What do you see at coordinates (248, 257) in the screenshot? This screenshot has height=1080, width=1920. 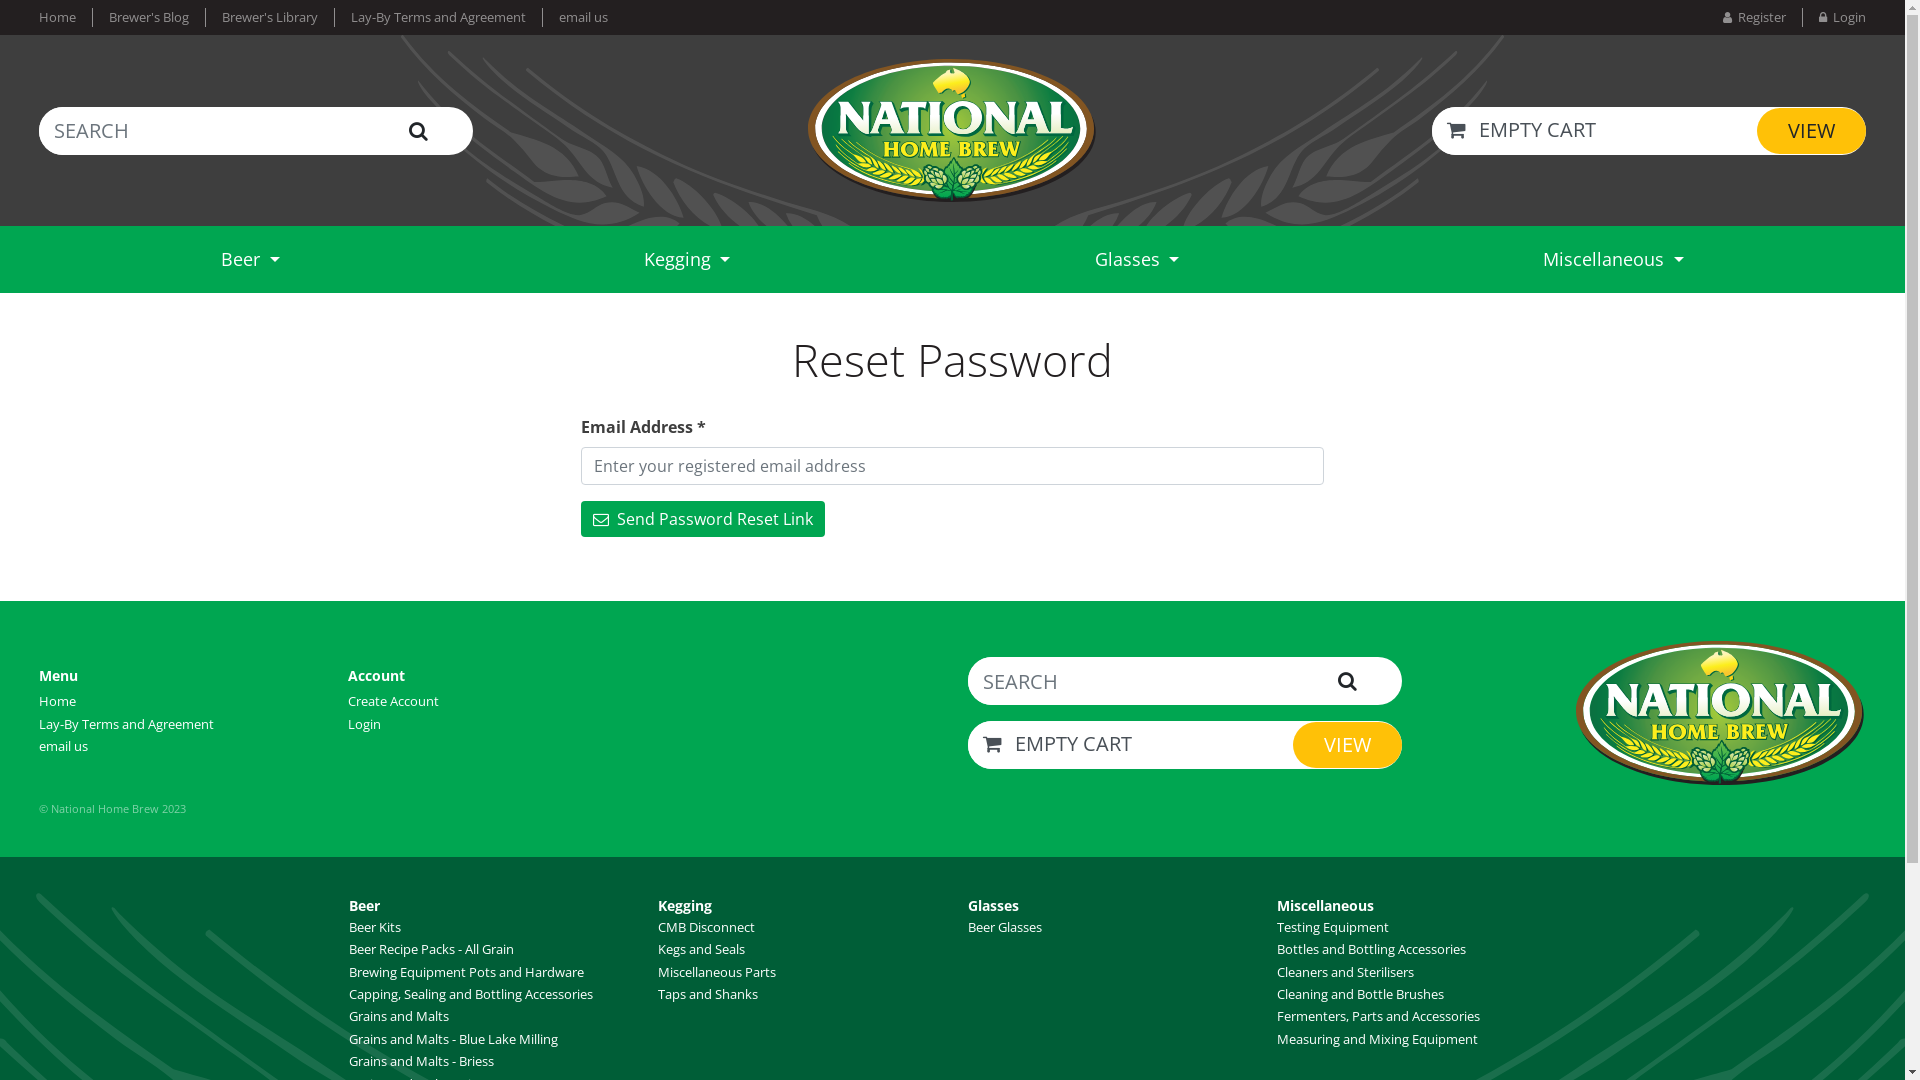 I see `'Beer'` at bounding box center [248, 257].